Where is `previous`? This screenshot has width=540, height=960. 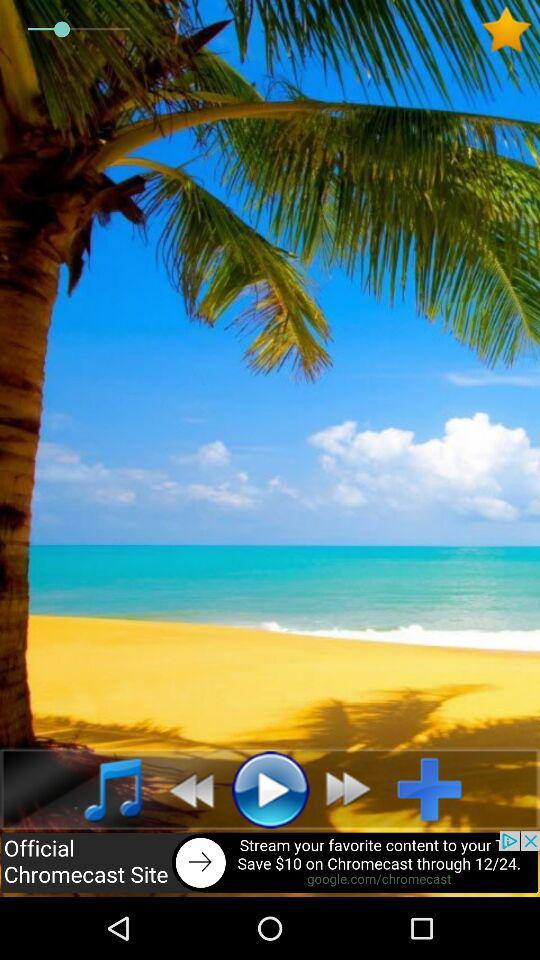 previous is located at coordinates (185, 789).